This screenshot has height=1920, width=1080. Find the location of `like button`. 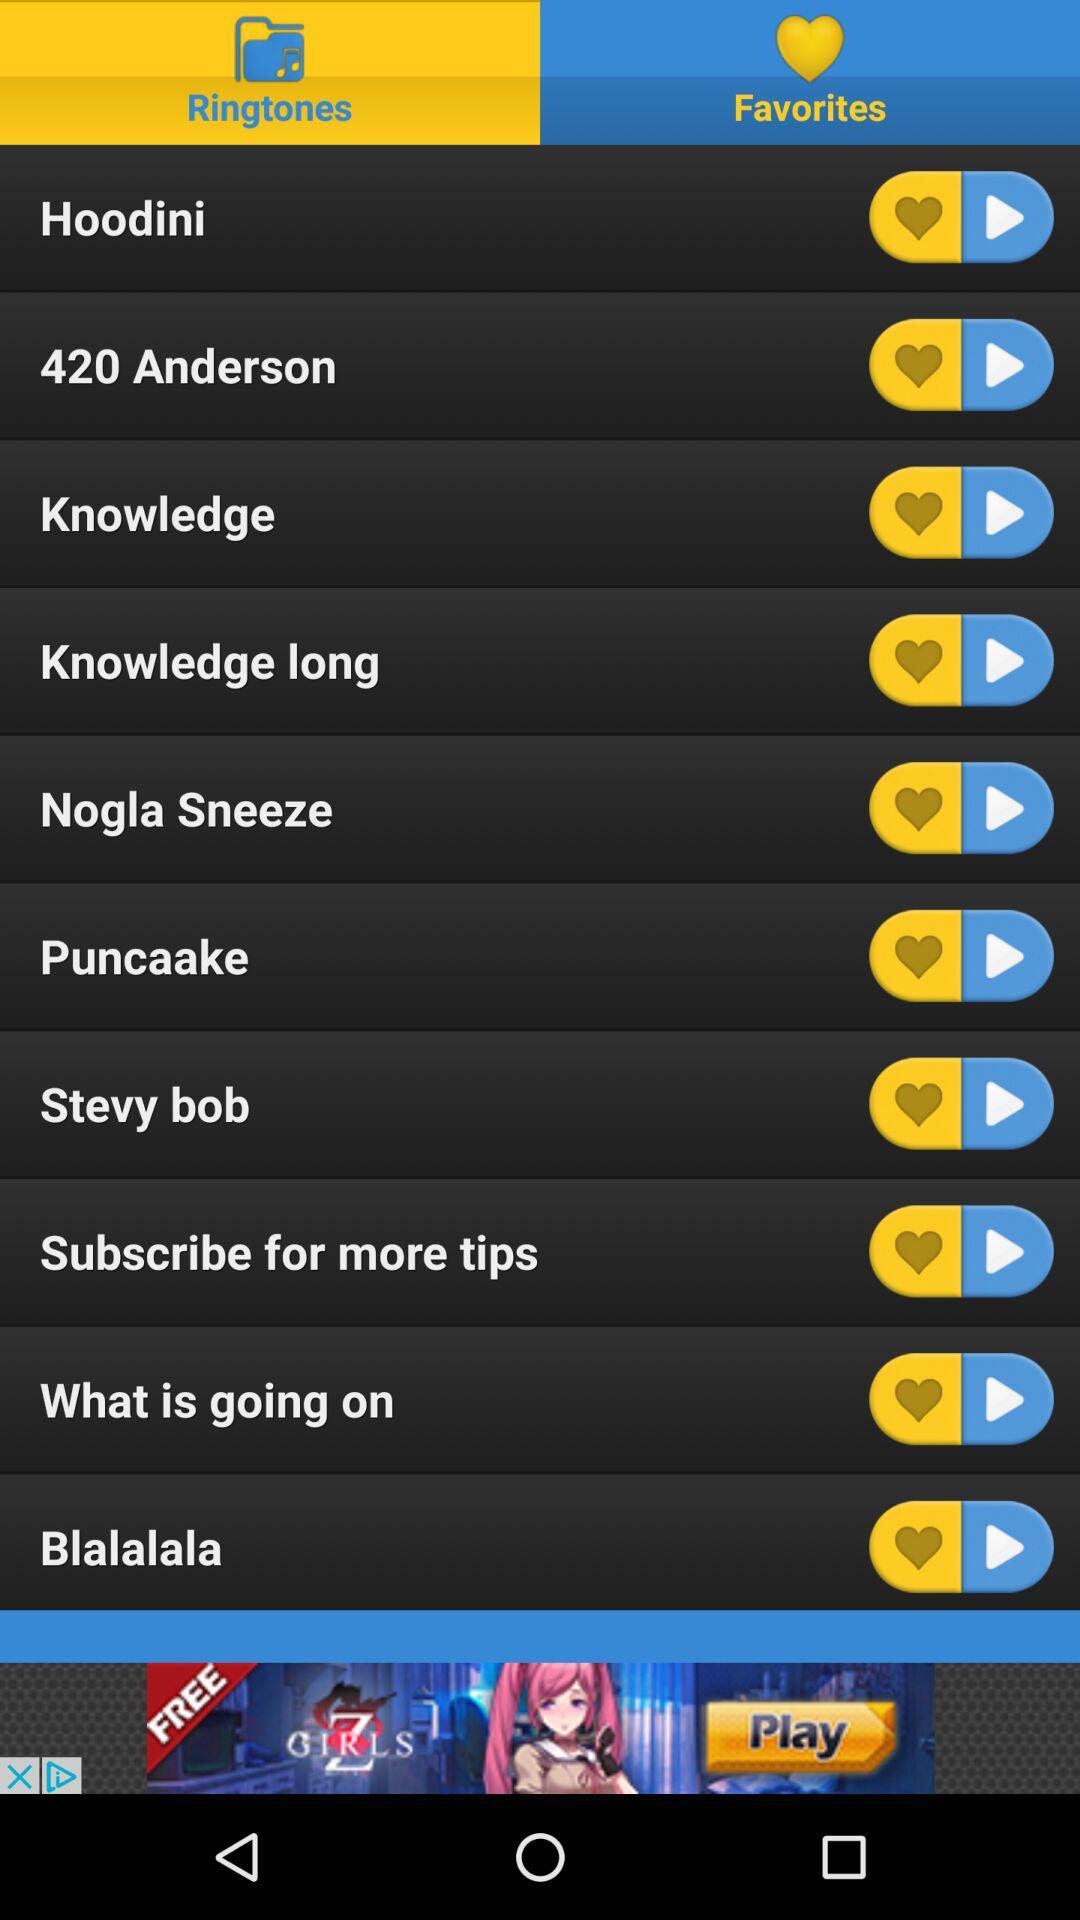

like button is located at coordinates (915, 660).